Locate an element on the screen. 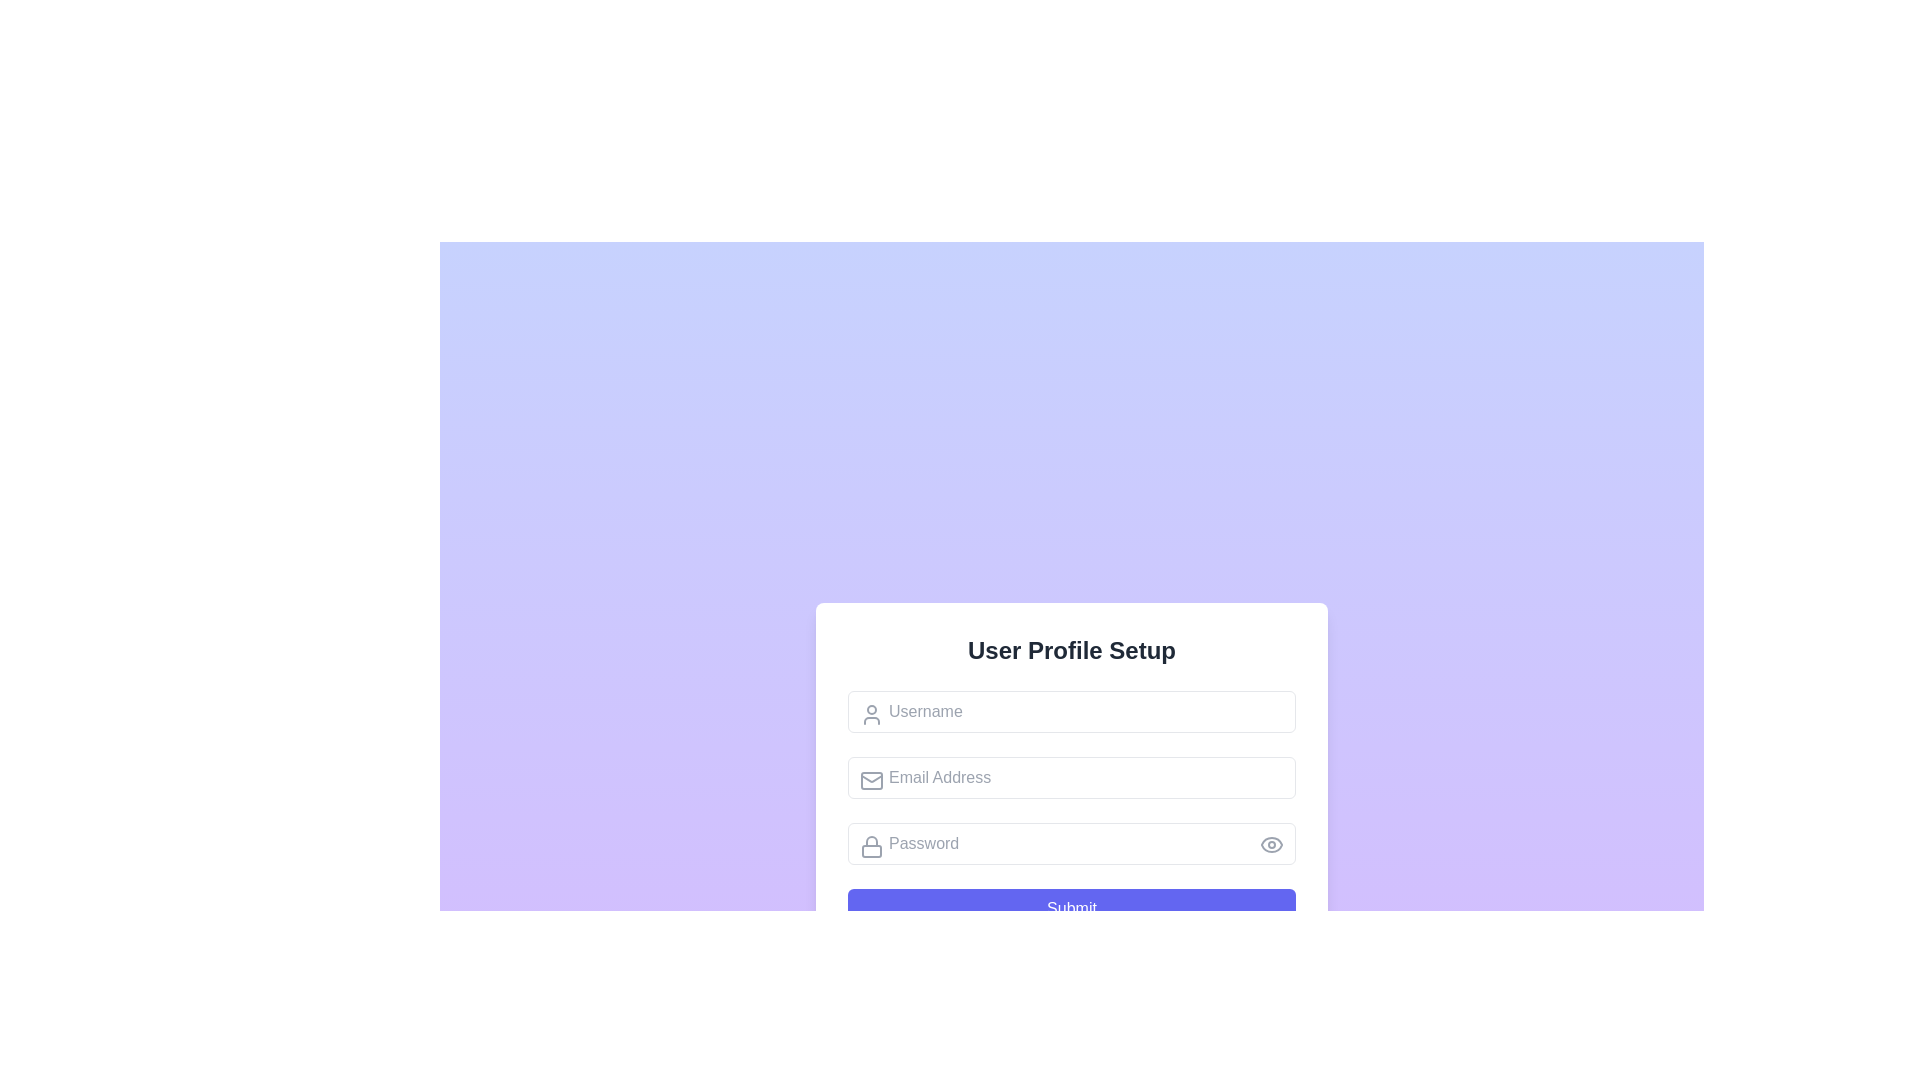 The height and width of the screenshot is (1080, 1920). the 'Submit' button with rounded edges, deep indigo background, and white text located at the bottom of the 'User Profile Setup' form is located at coordinates (1070, 909).